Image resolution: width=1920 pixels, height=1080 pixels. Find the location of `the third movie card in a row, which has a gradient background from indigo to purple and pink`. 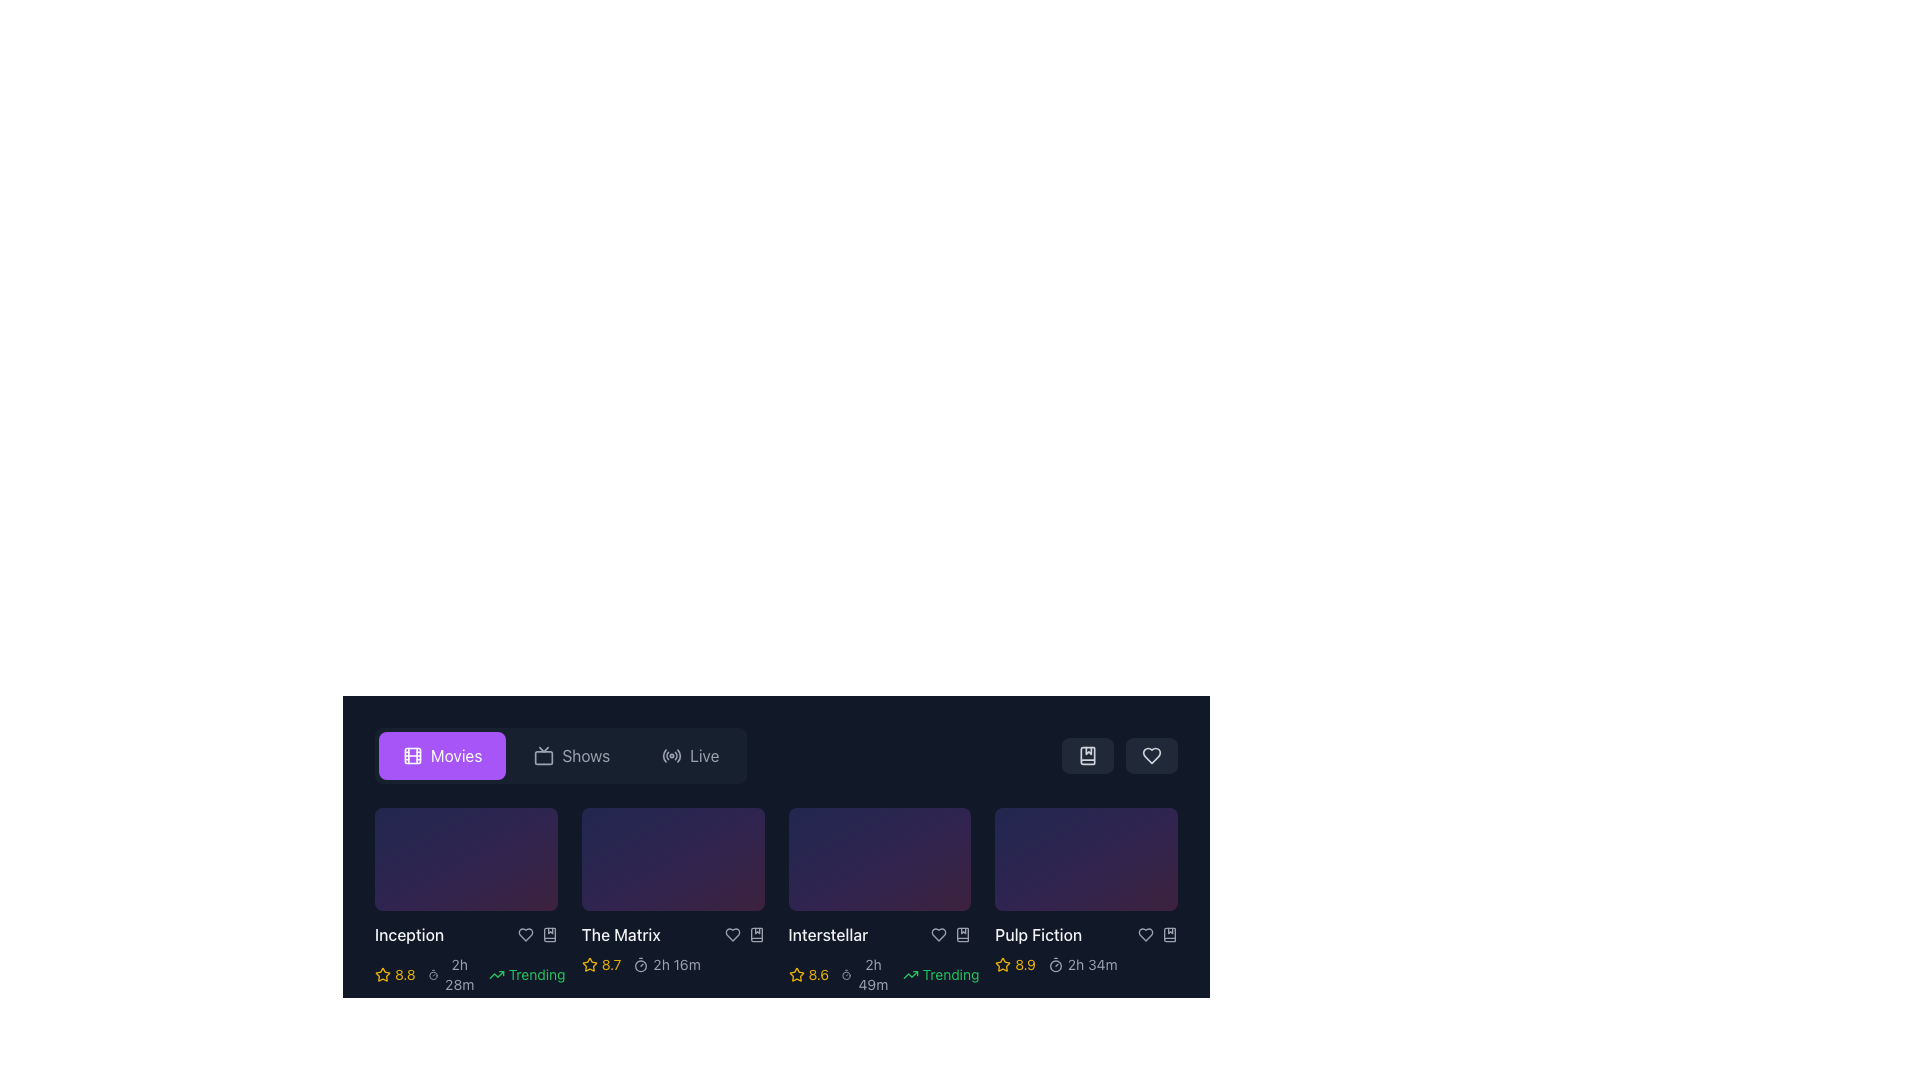

the third movie card in a row, which has a gradient background from indigo to purple and pink is located at coordinates (879, 858).